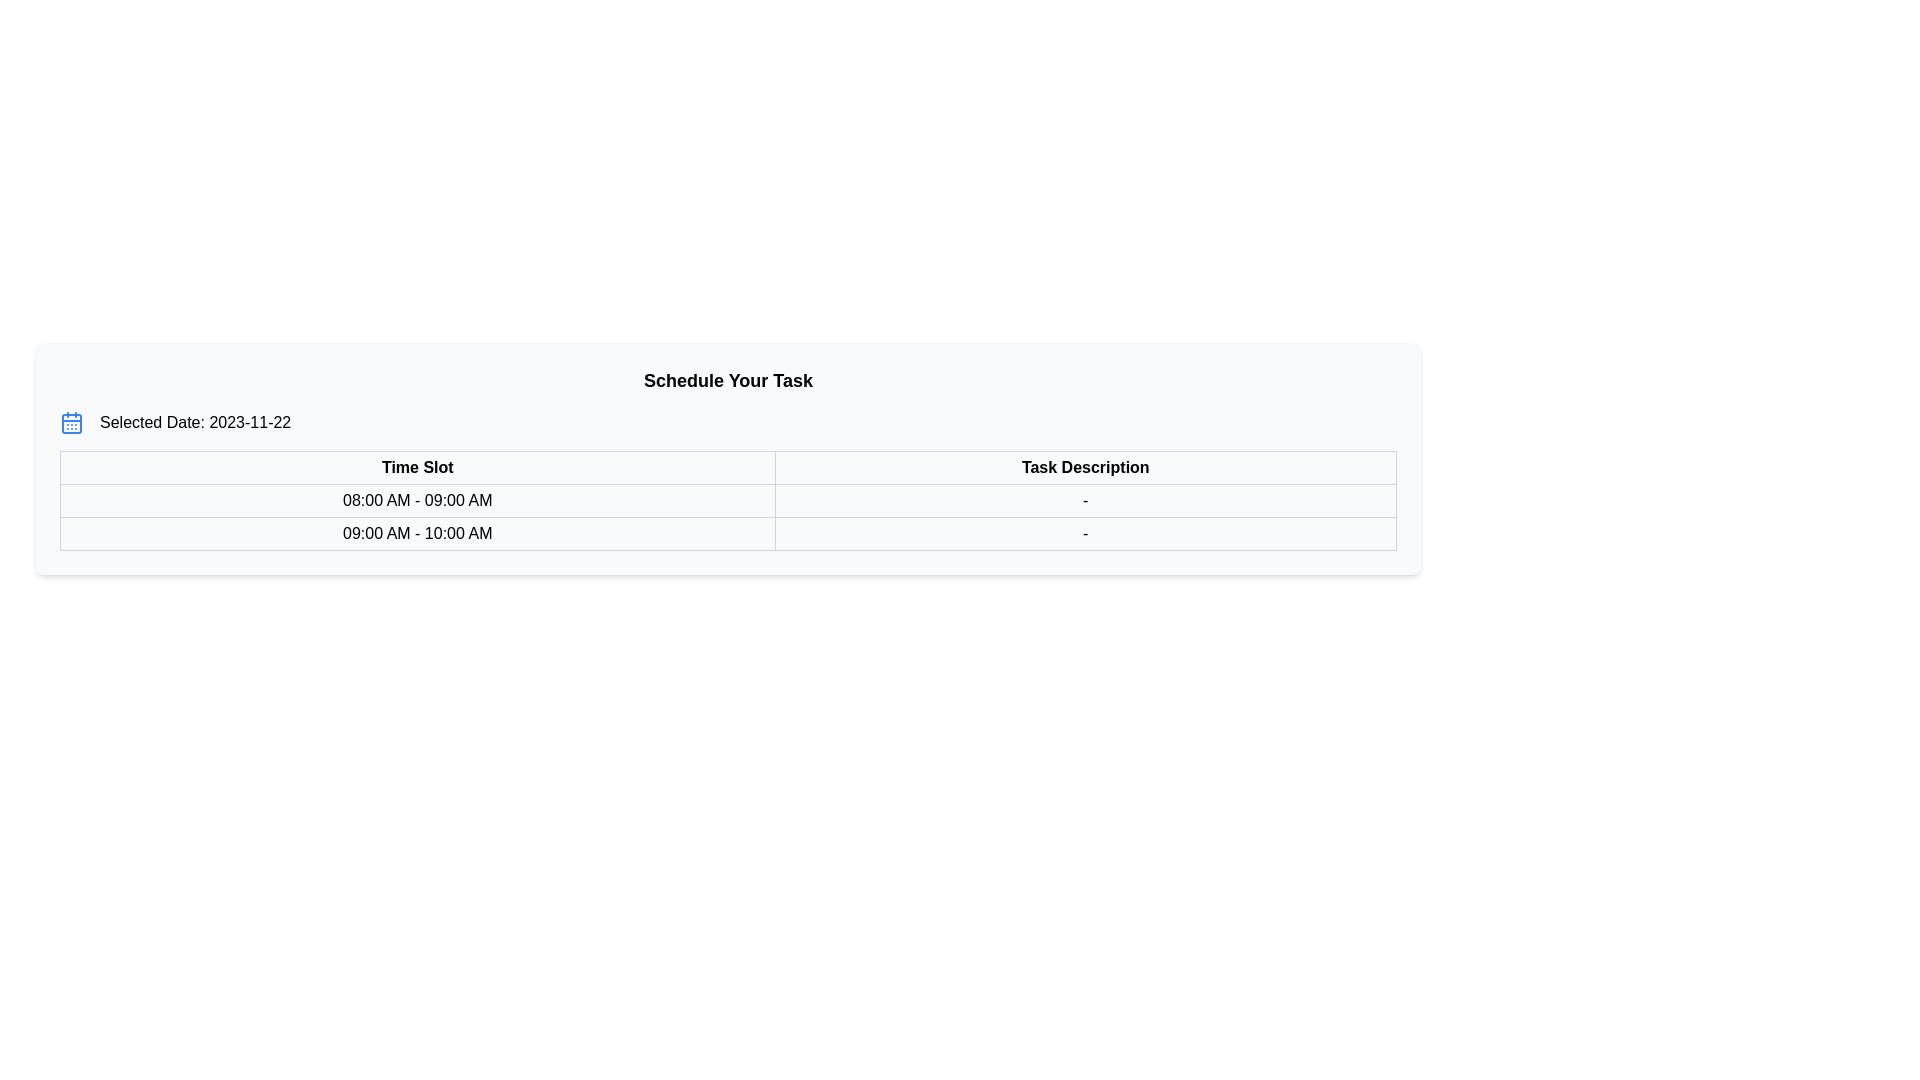  What do you see at coordinates (1084, 532) in the screenshot?
I see `the text label displaying a single hyphen ('-') located in the 'Task Description' column of the second row in the table` at bounding box center [1084, 532].